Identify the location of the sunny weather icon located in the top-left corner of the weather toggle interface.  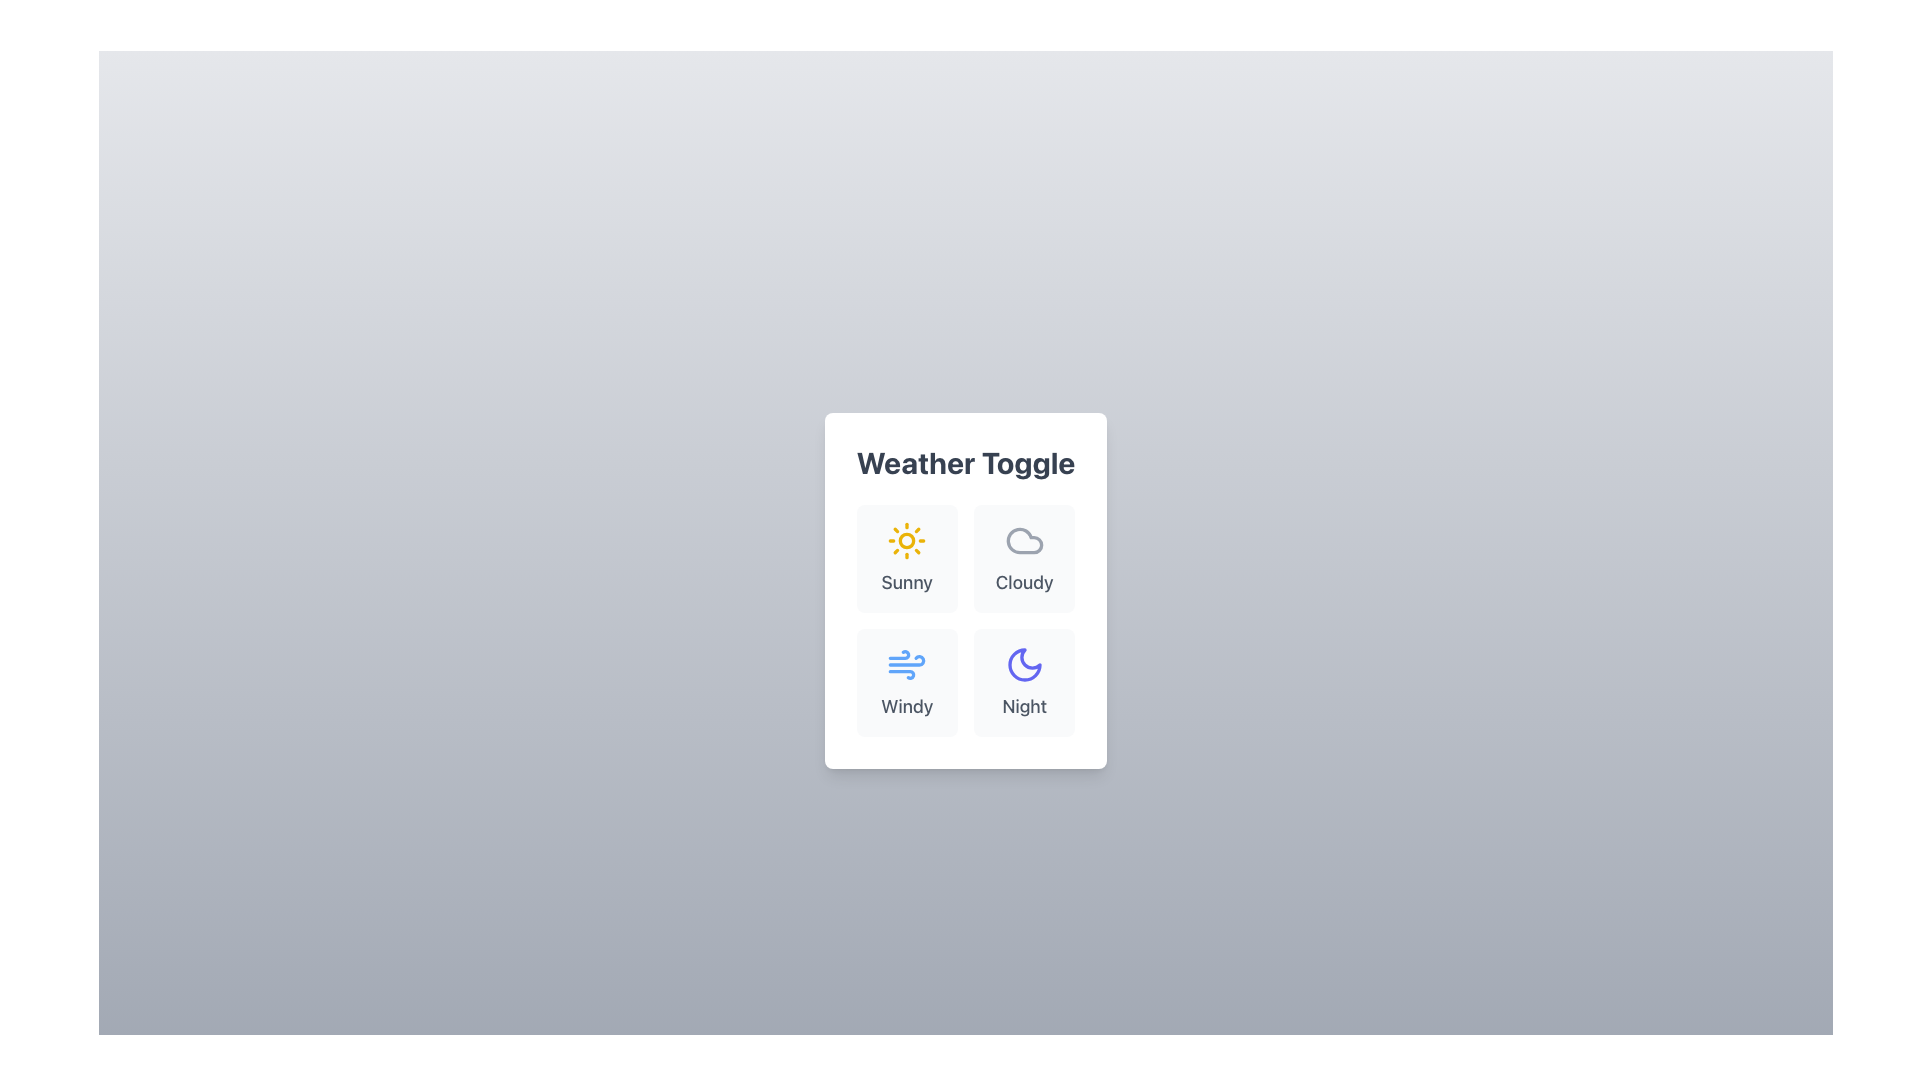
(906, 540).